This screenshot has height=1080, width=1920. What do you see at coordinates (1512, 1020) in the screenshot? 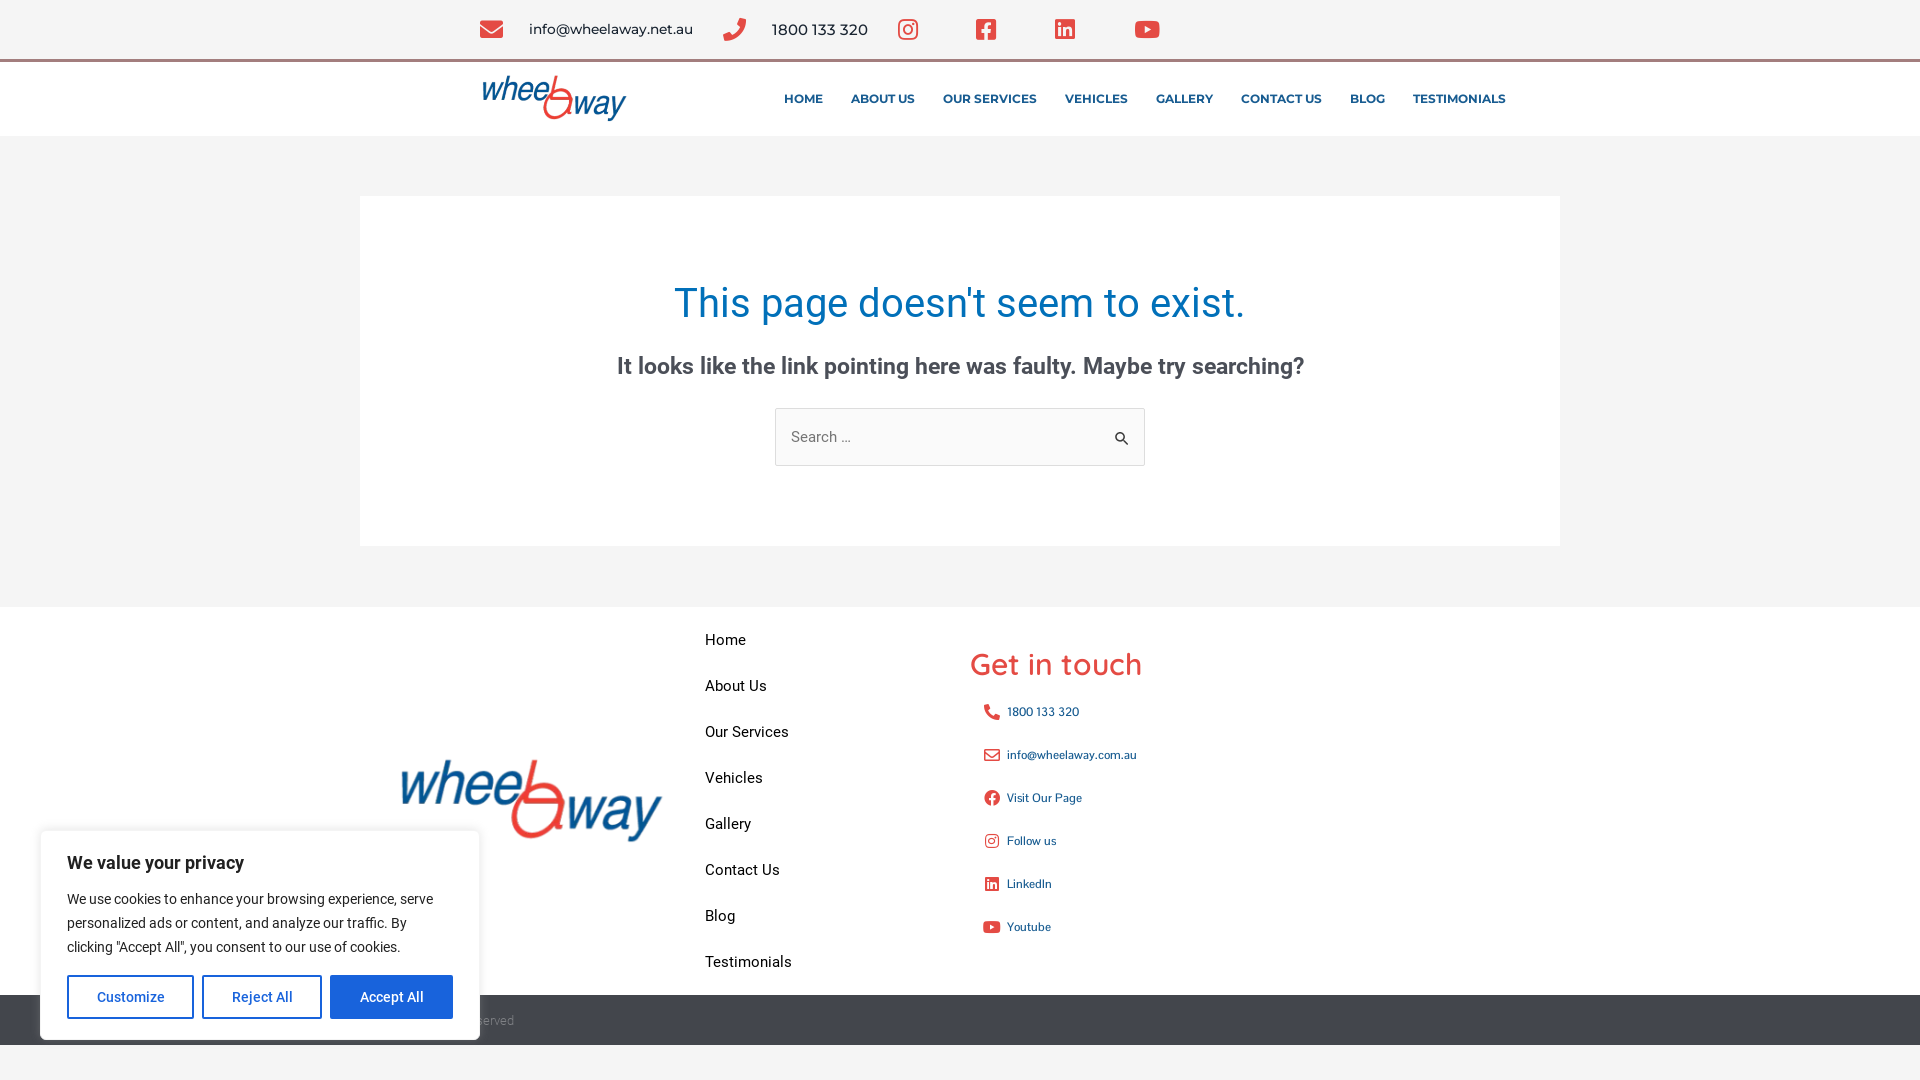
I see `'Medium'` at bounding box center [1512, 1020].